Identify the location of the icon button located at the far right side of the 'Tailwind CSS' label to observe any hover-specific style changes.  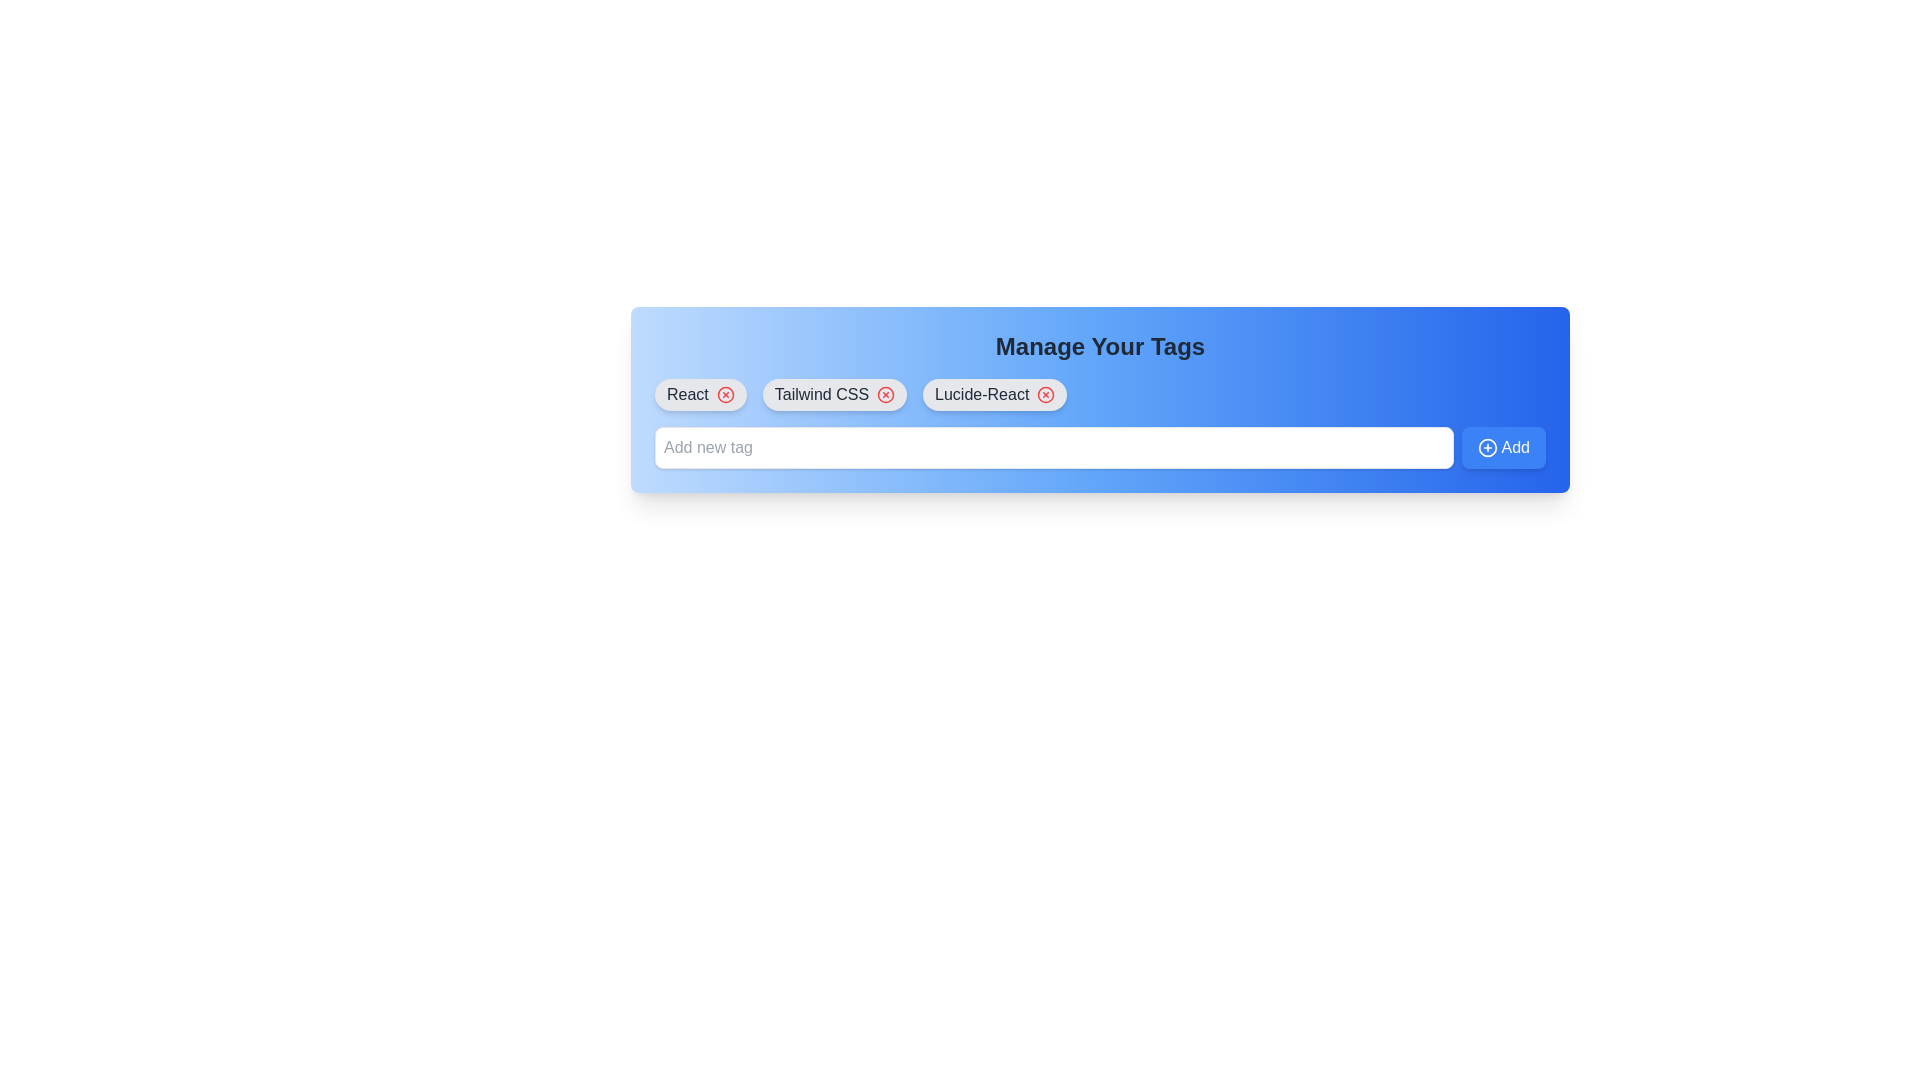
(885, 394).